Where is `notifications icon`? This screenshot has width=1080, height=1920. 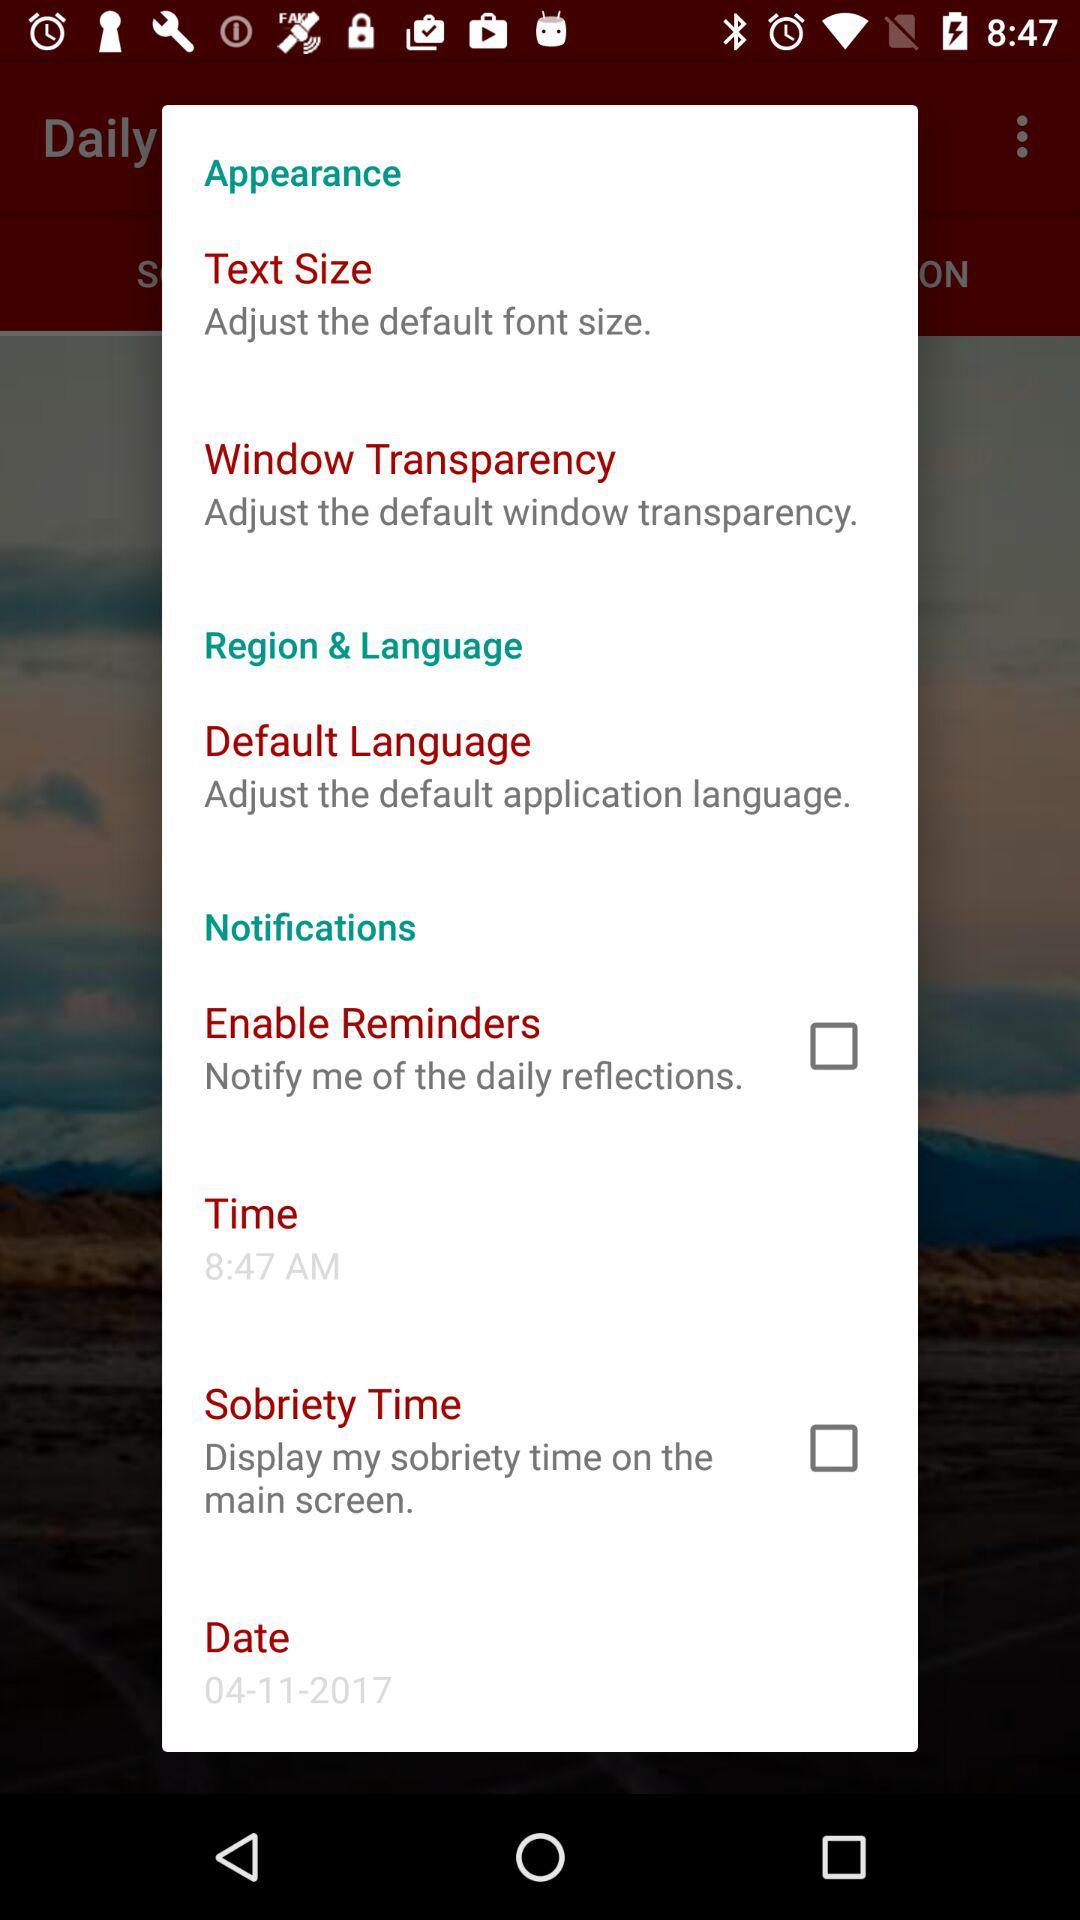
notifications icon is located at coordinates (540, 904).